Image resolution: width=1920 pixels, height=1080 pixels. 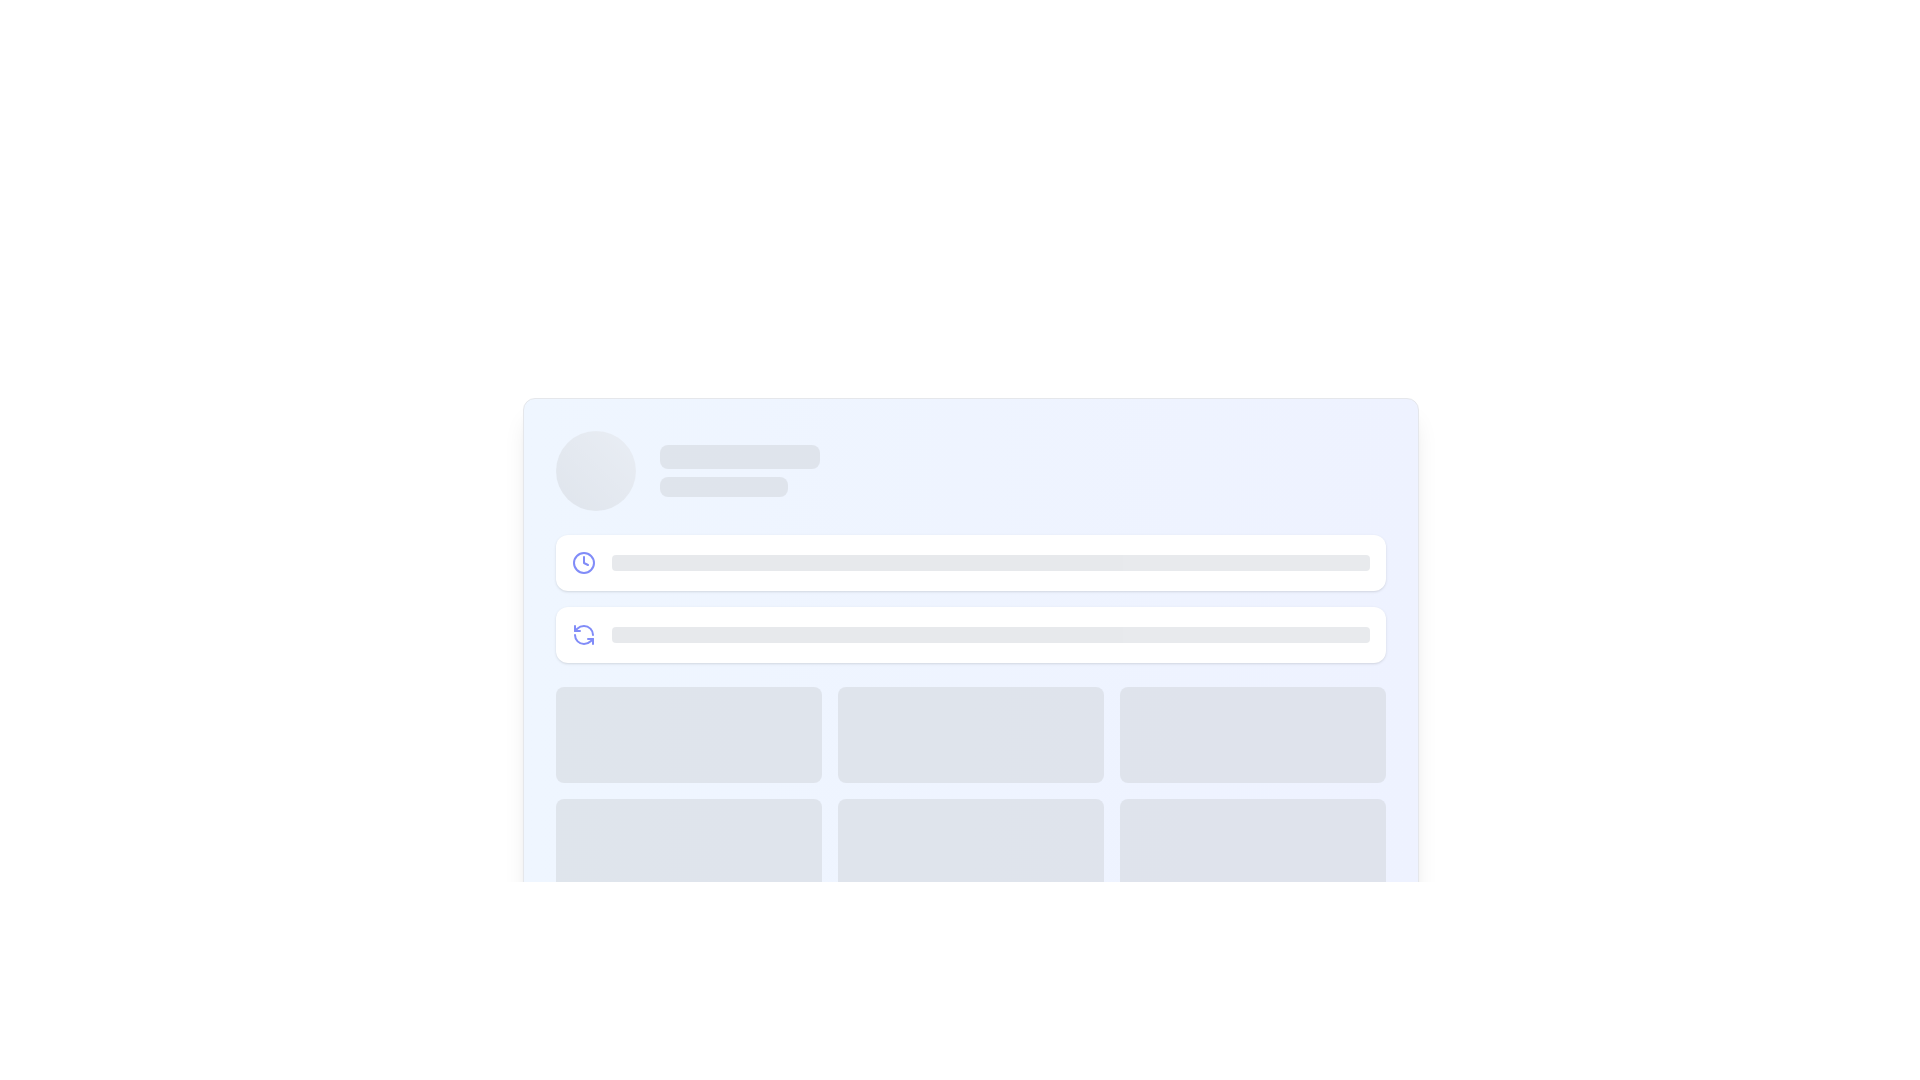 What do you see at coordinates (688, 735) in the screenshot?
I see `the Placeholder block located in the first row and first column of the grid layout, which is the top-left position of the grid` at bounding box center [688, 735].